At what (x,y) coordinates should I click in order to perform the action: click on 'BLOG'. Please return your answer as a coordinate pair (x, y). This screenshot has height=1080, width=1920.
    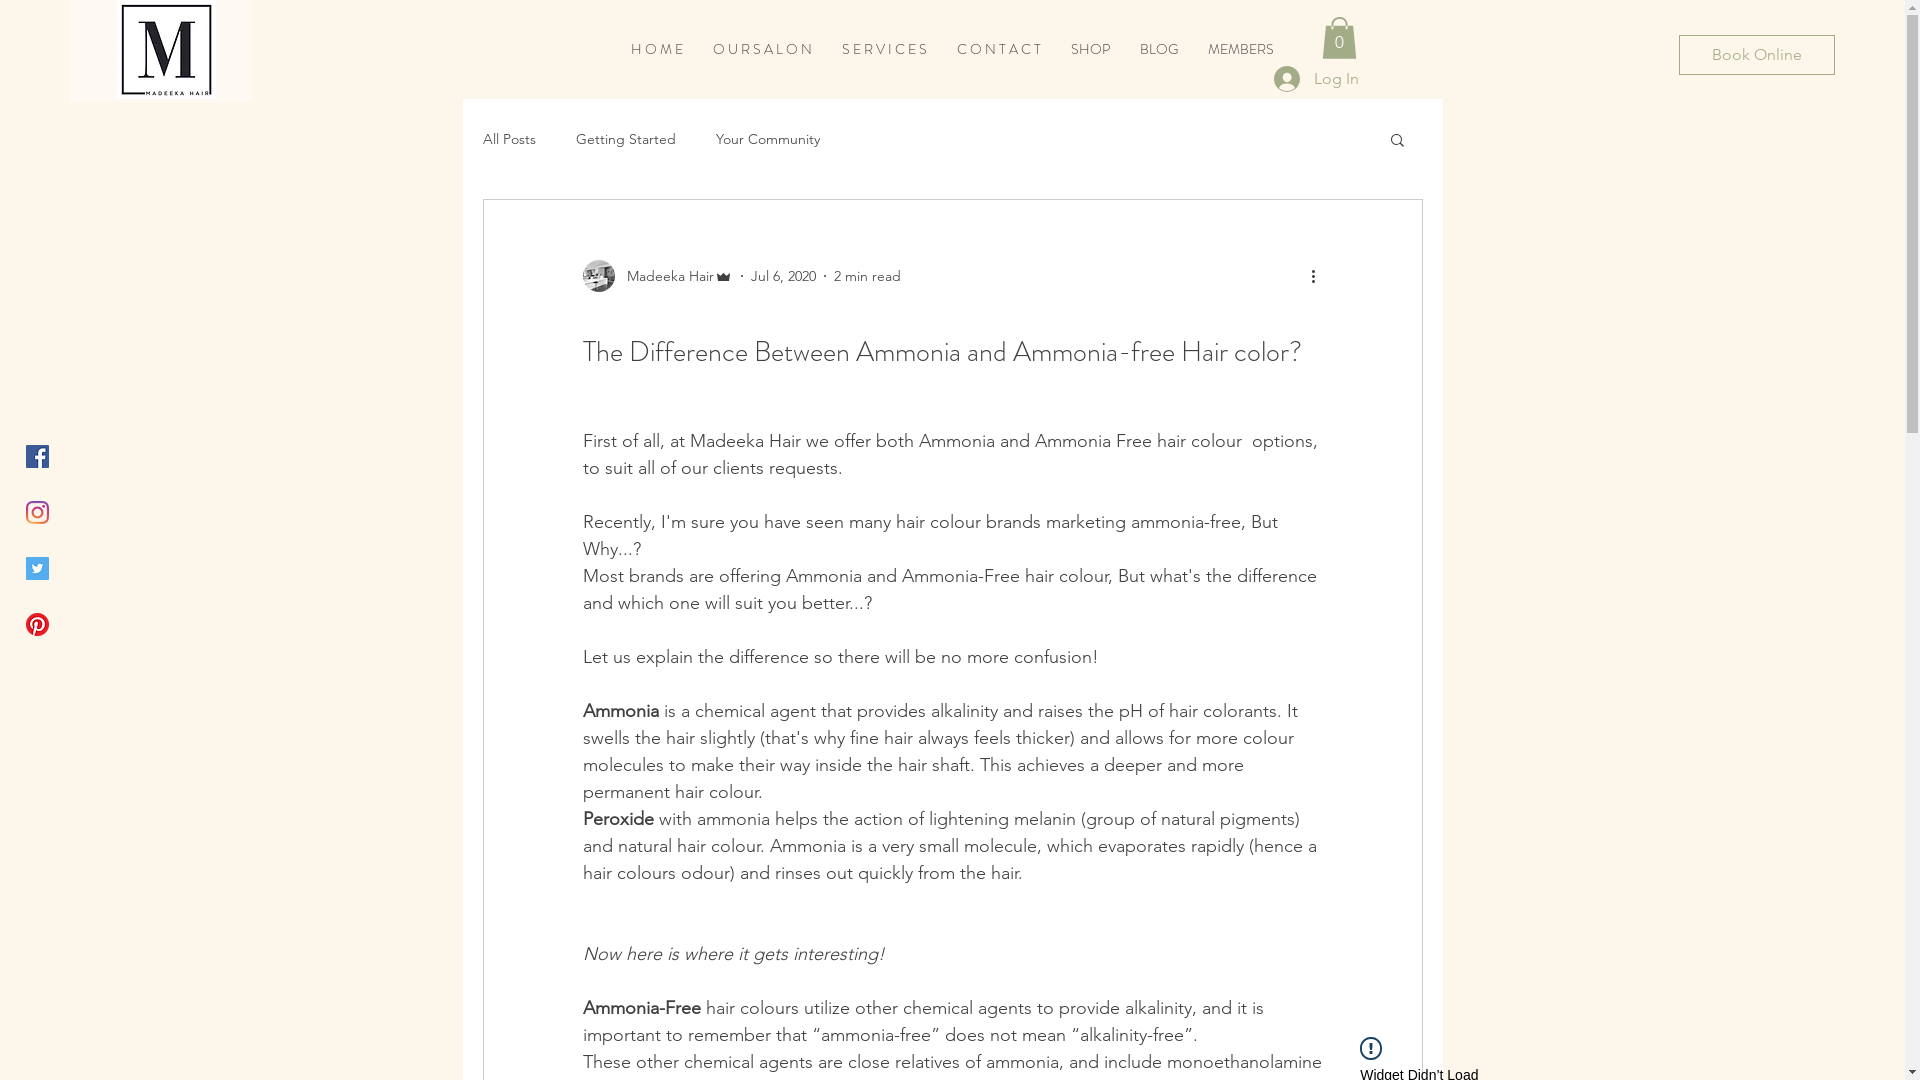
    Looking at the image, I should click on (1158, 48).